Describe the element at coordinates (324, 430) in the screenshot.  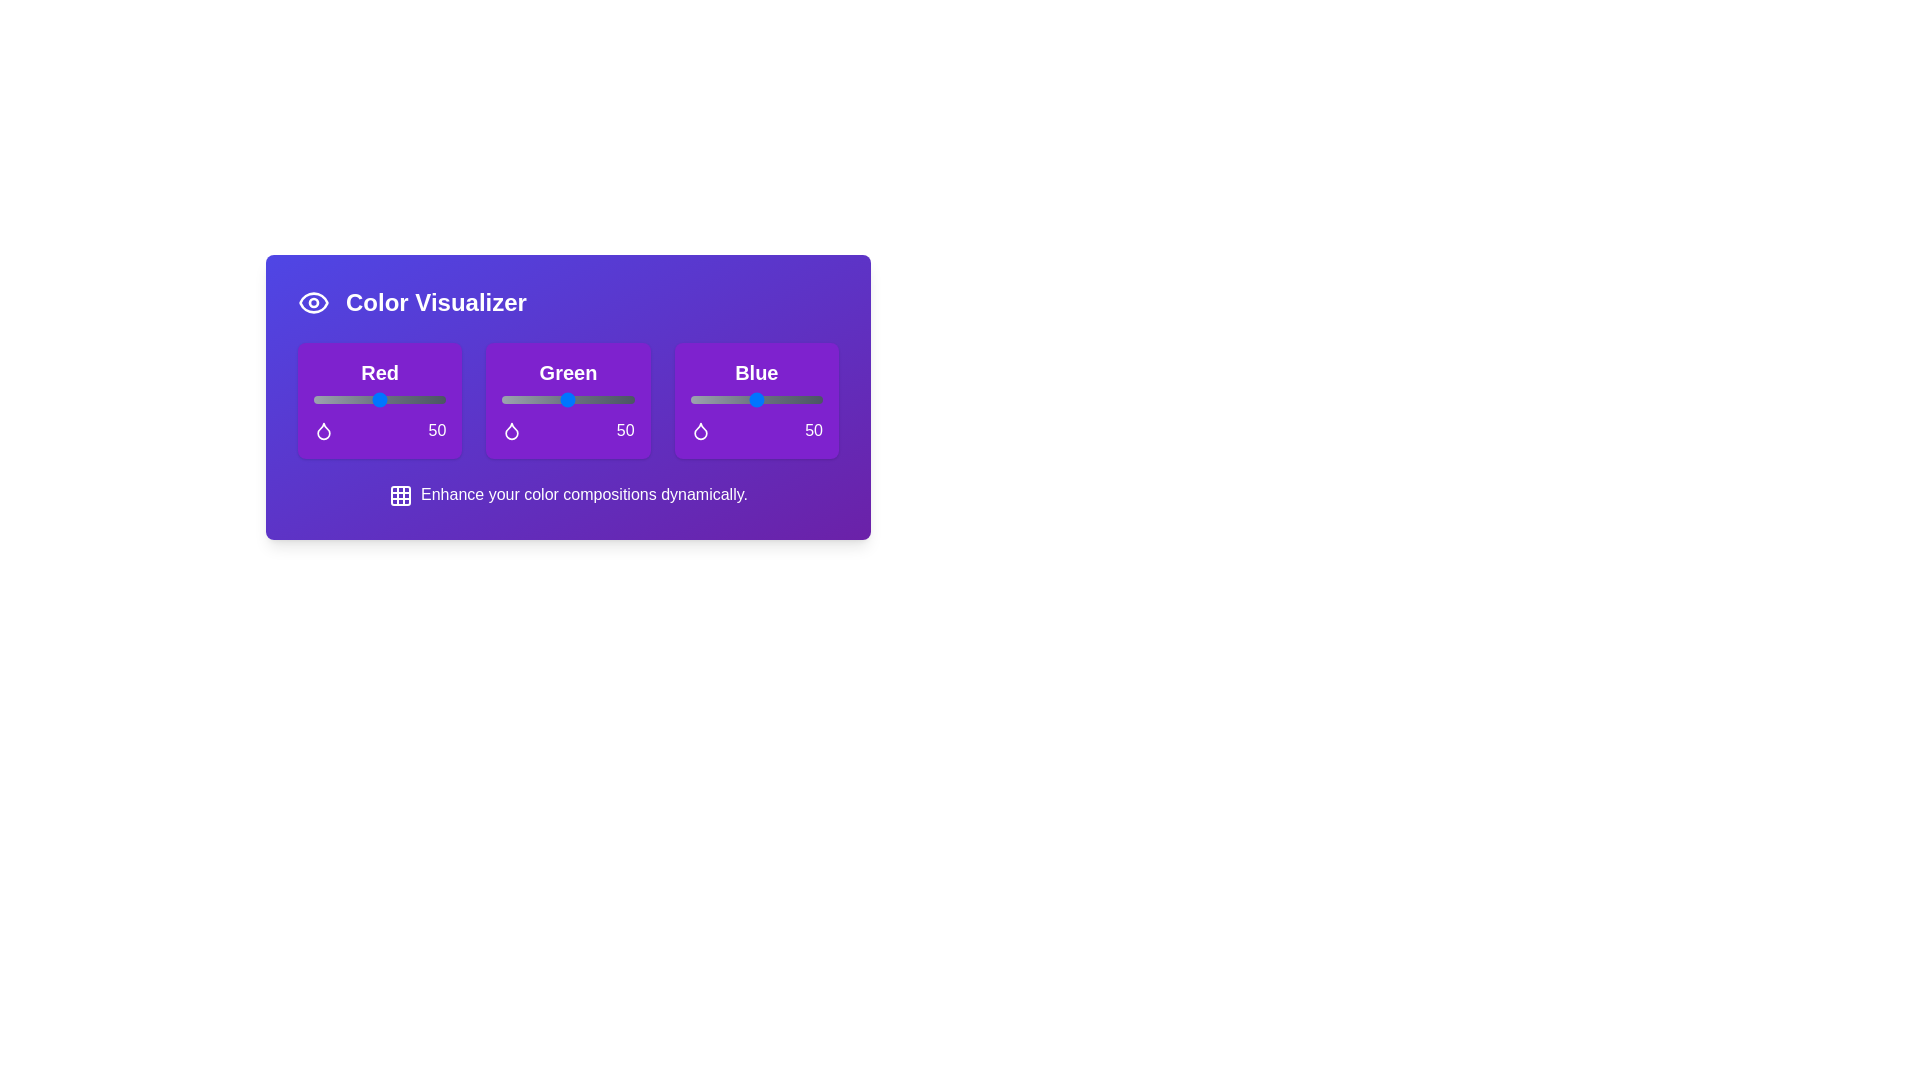
I see `the Droplet icon to observe its design and aesthetics` at that location.